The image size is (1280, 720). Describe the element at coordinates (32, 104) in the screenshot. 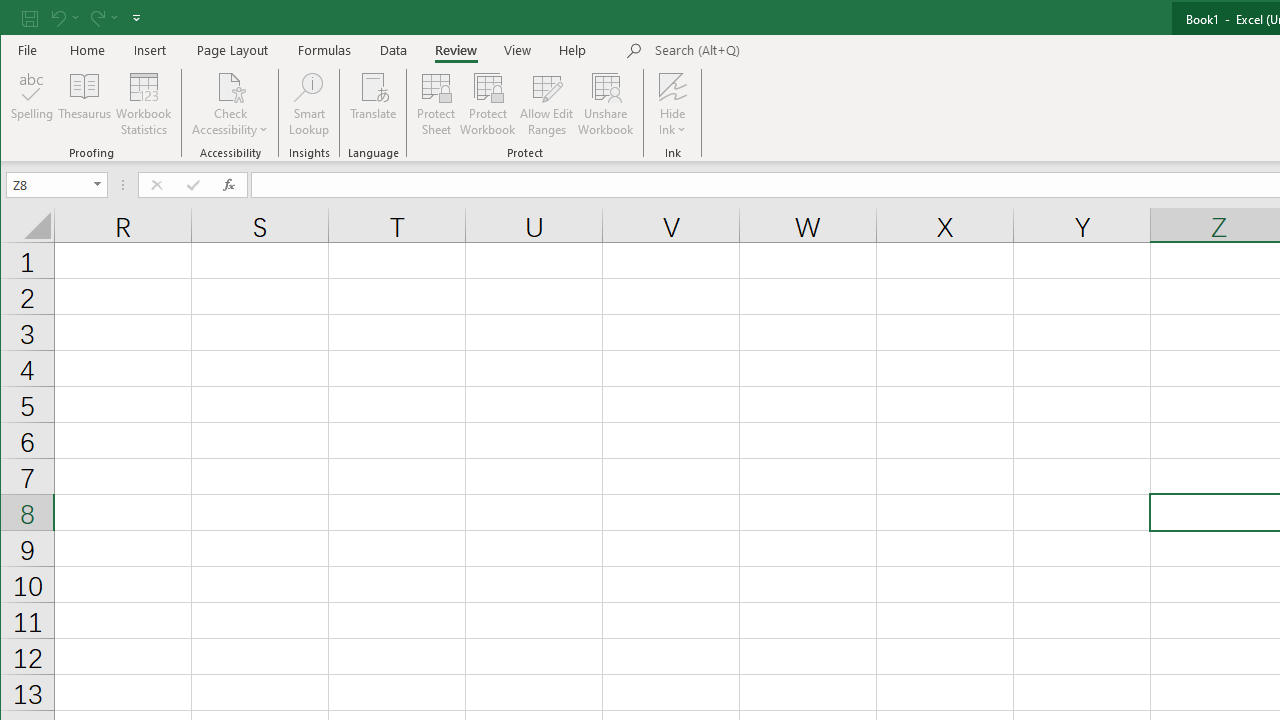

I see `'Spelling...'` at that location.